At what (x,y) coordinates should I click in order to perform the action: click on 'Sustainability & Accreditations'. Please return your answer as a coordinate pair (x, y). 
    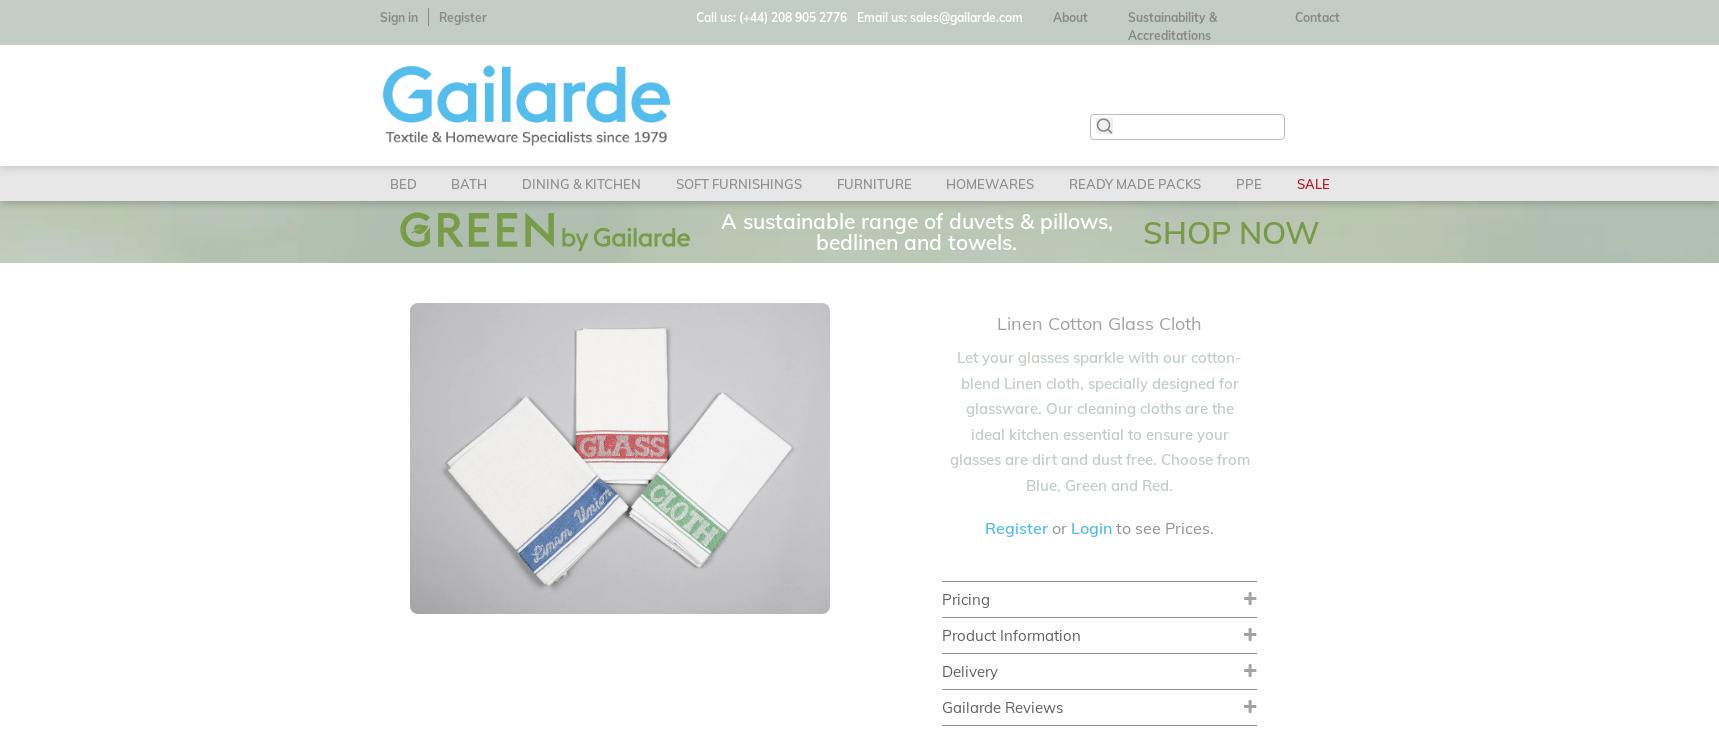
    Looking at the image, I should click on (1171, 26).